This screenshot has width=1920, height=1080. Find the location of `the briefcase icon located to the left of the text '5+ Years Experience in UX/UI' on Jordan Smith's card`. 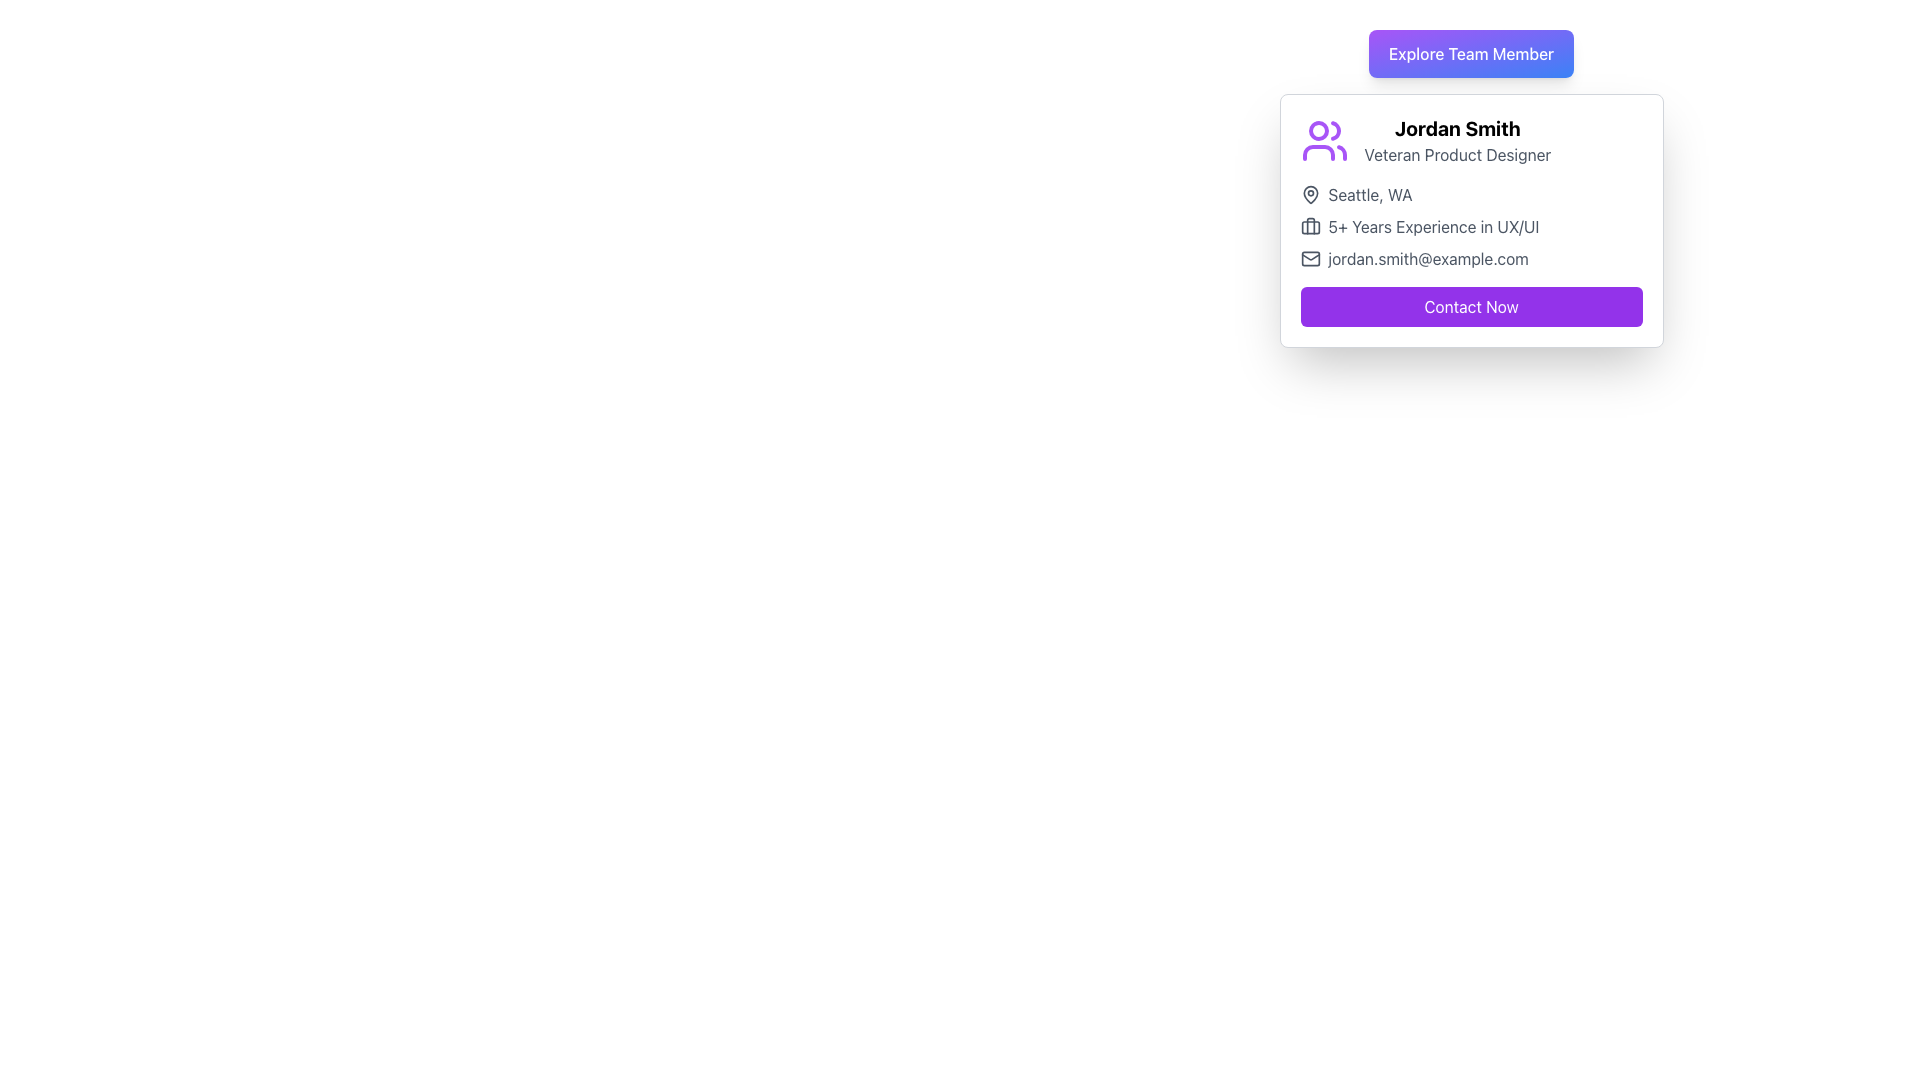

the briefcase icon located to the left of the text '5+ Years Experience in UX/UI' on Jordan Smith's card is located at coordinates (1310, 226).